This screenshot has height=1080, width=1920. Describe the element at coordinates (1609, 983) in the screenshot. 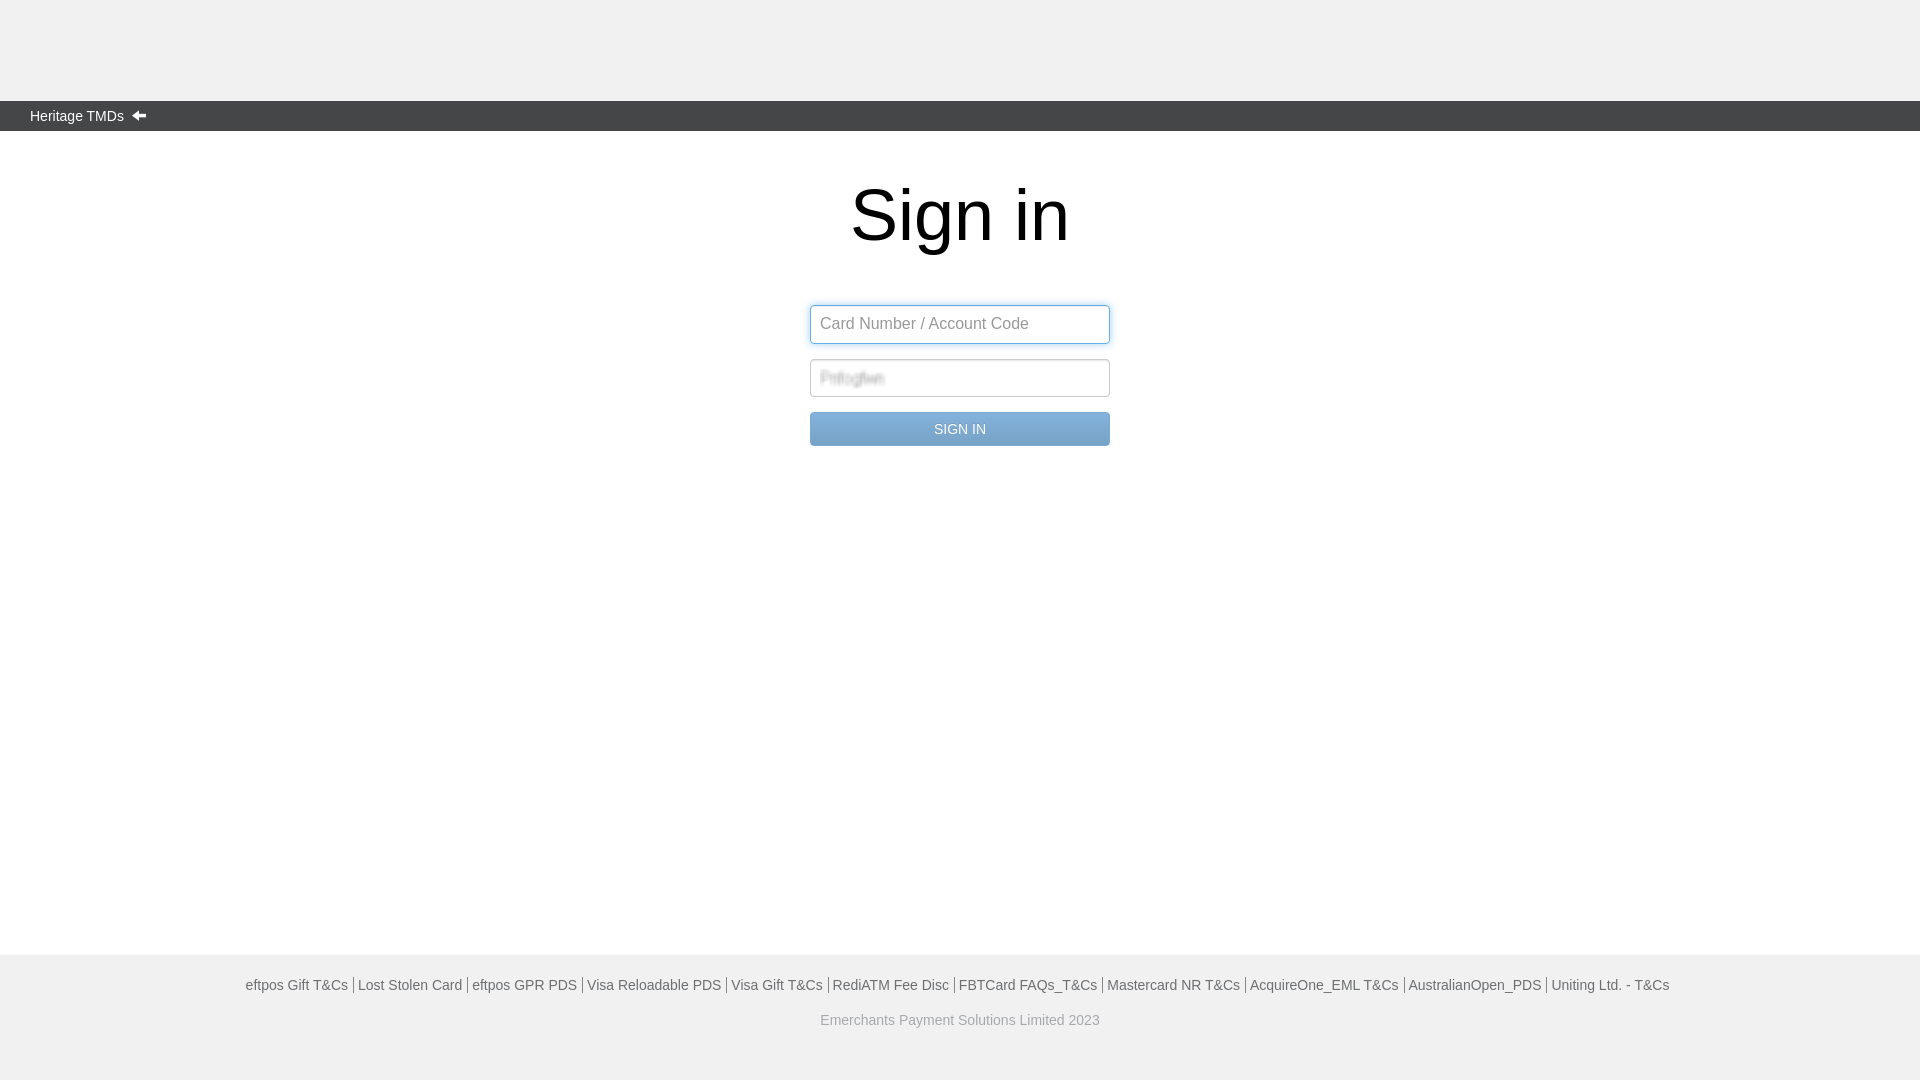

I see `'Uniting Ltd. - T&Cs'` at that location.